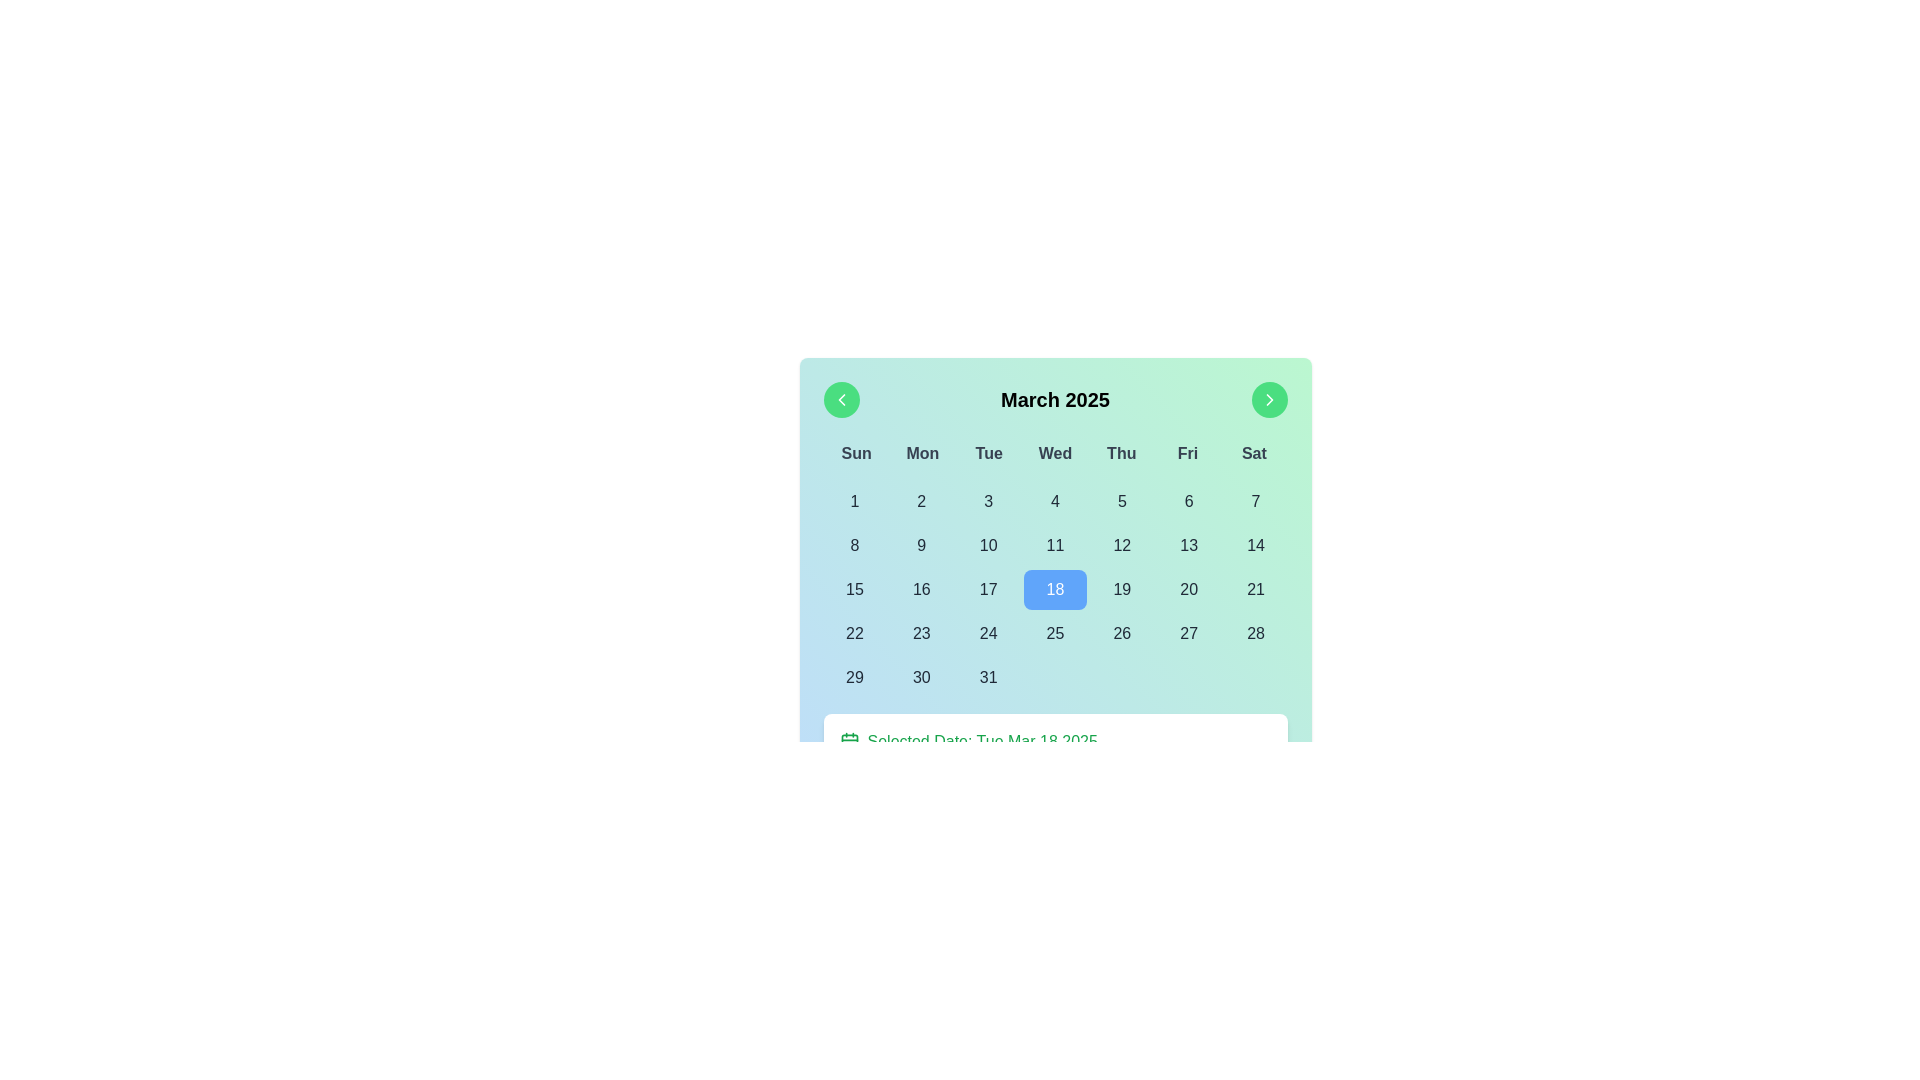 The image size is (1920, 1080). What do you see at coordinates (1268, 400) in the screenshot?
I see `the right-facing chevron icon in the top-right corner of the calendar interface` at bounding box center [1268, 400].